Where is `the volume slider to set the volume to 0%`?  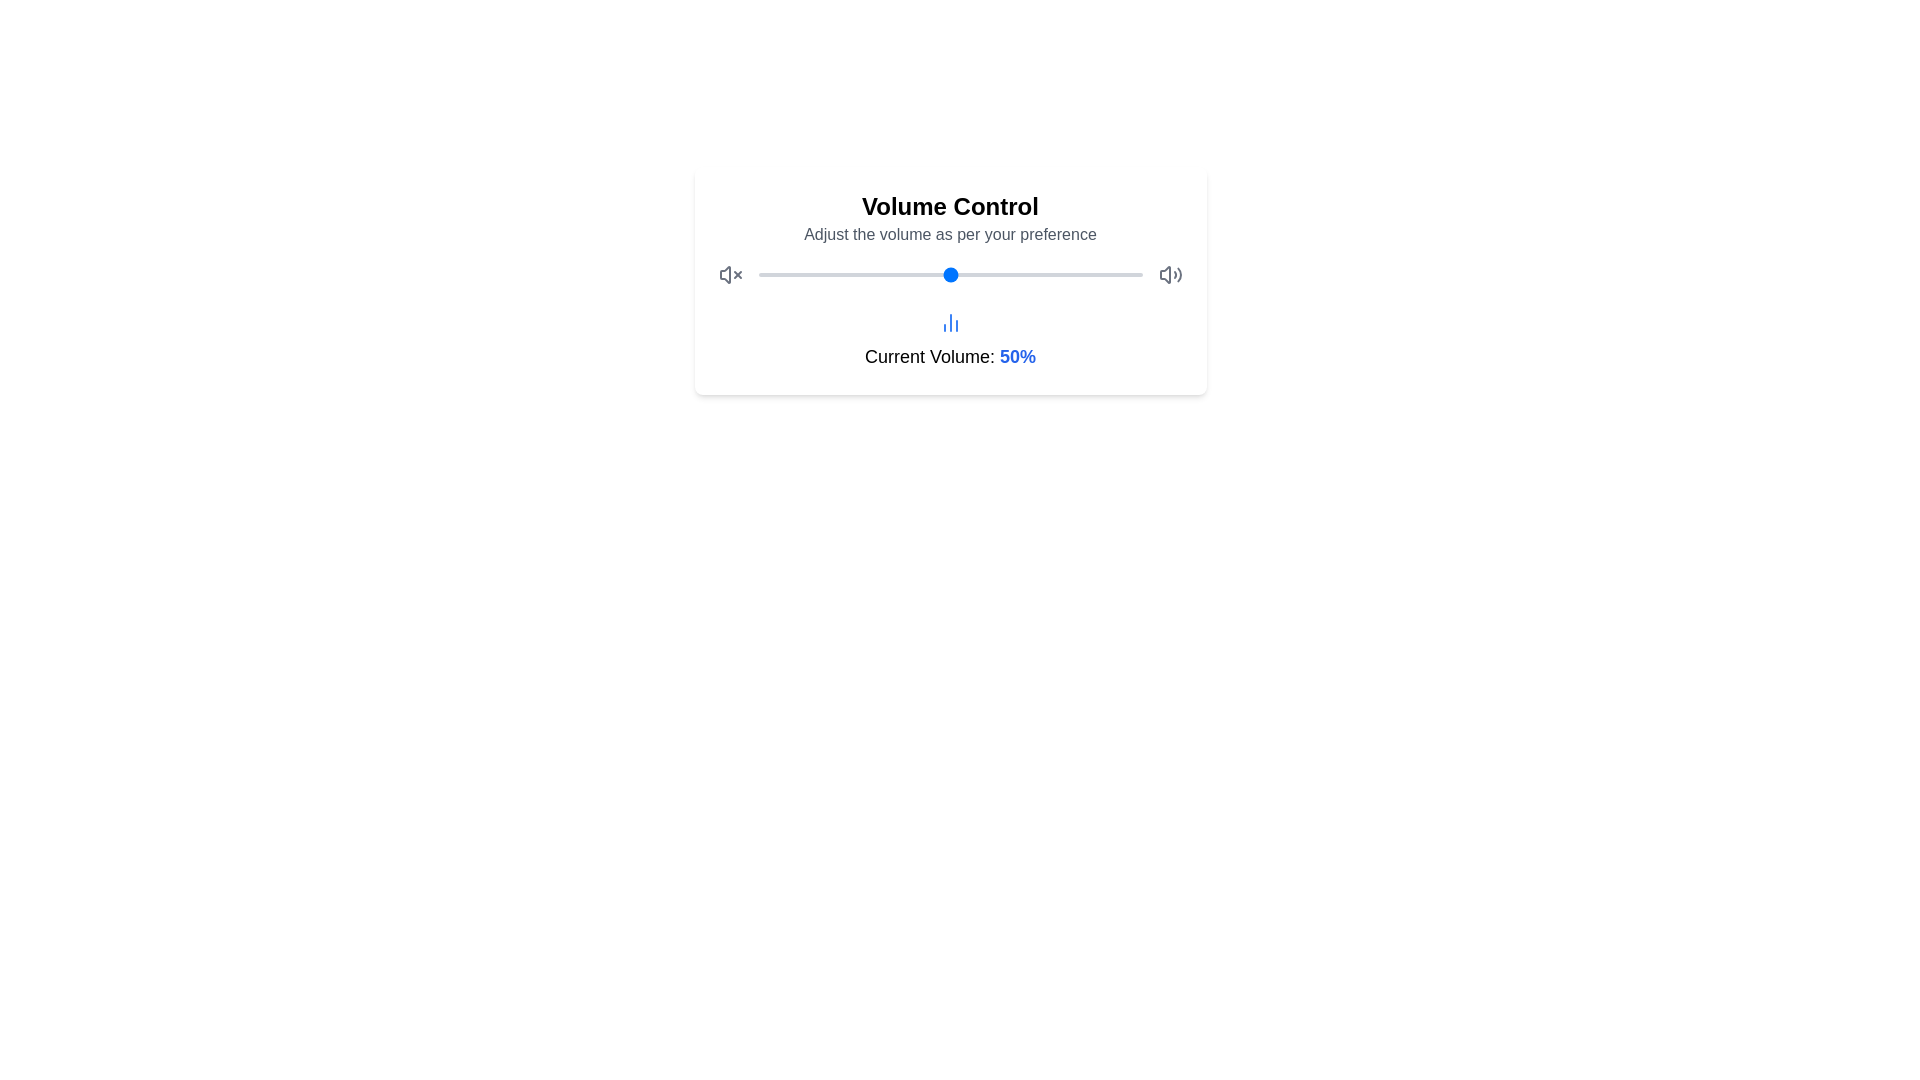
the volume slider to set the volume to 0% is located at coordinates (757, 274).